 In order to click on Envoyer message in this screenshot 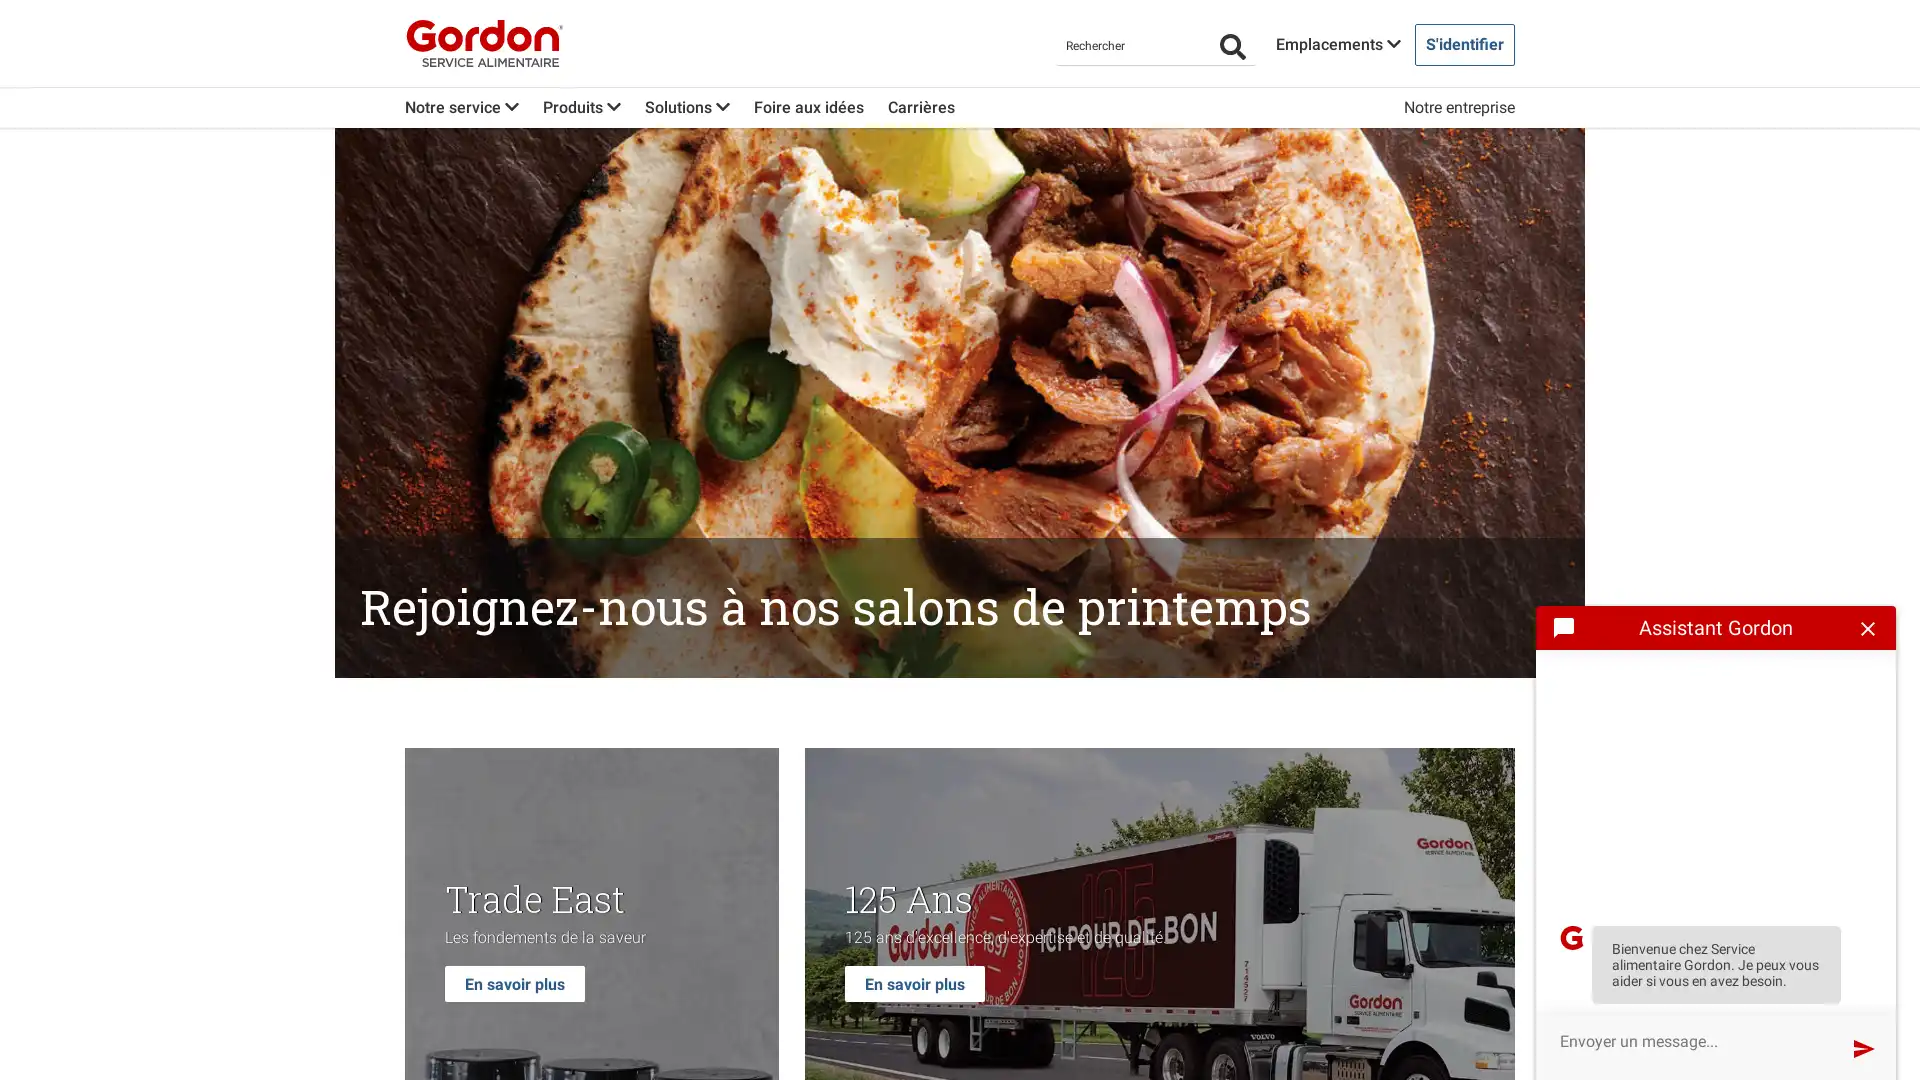, I will do `click(1862, 1047)`.